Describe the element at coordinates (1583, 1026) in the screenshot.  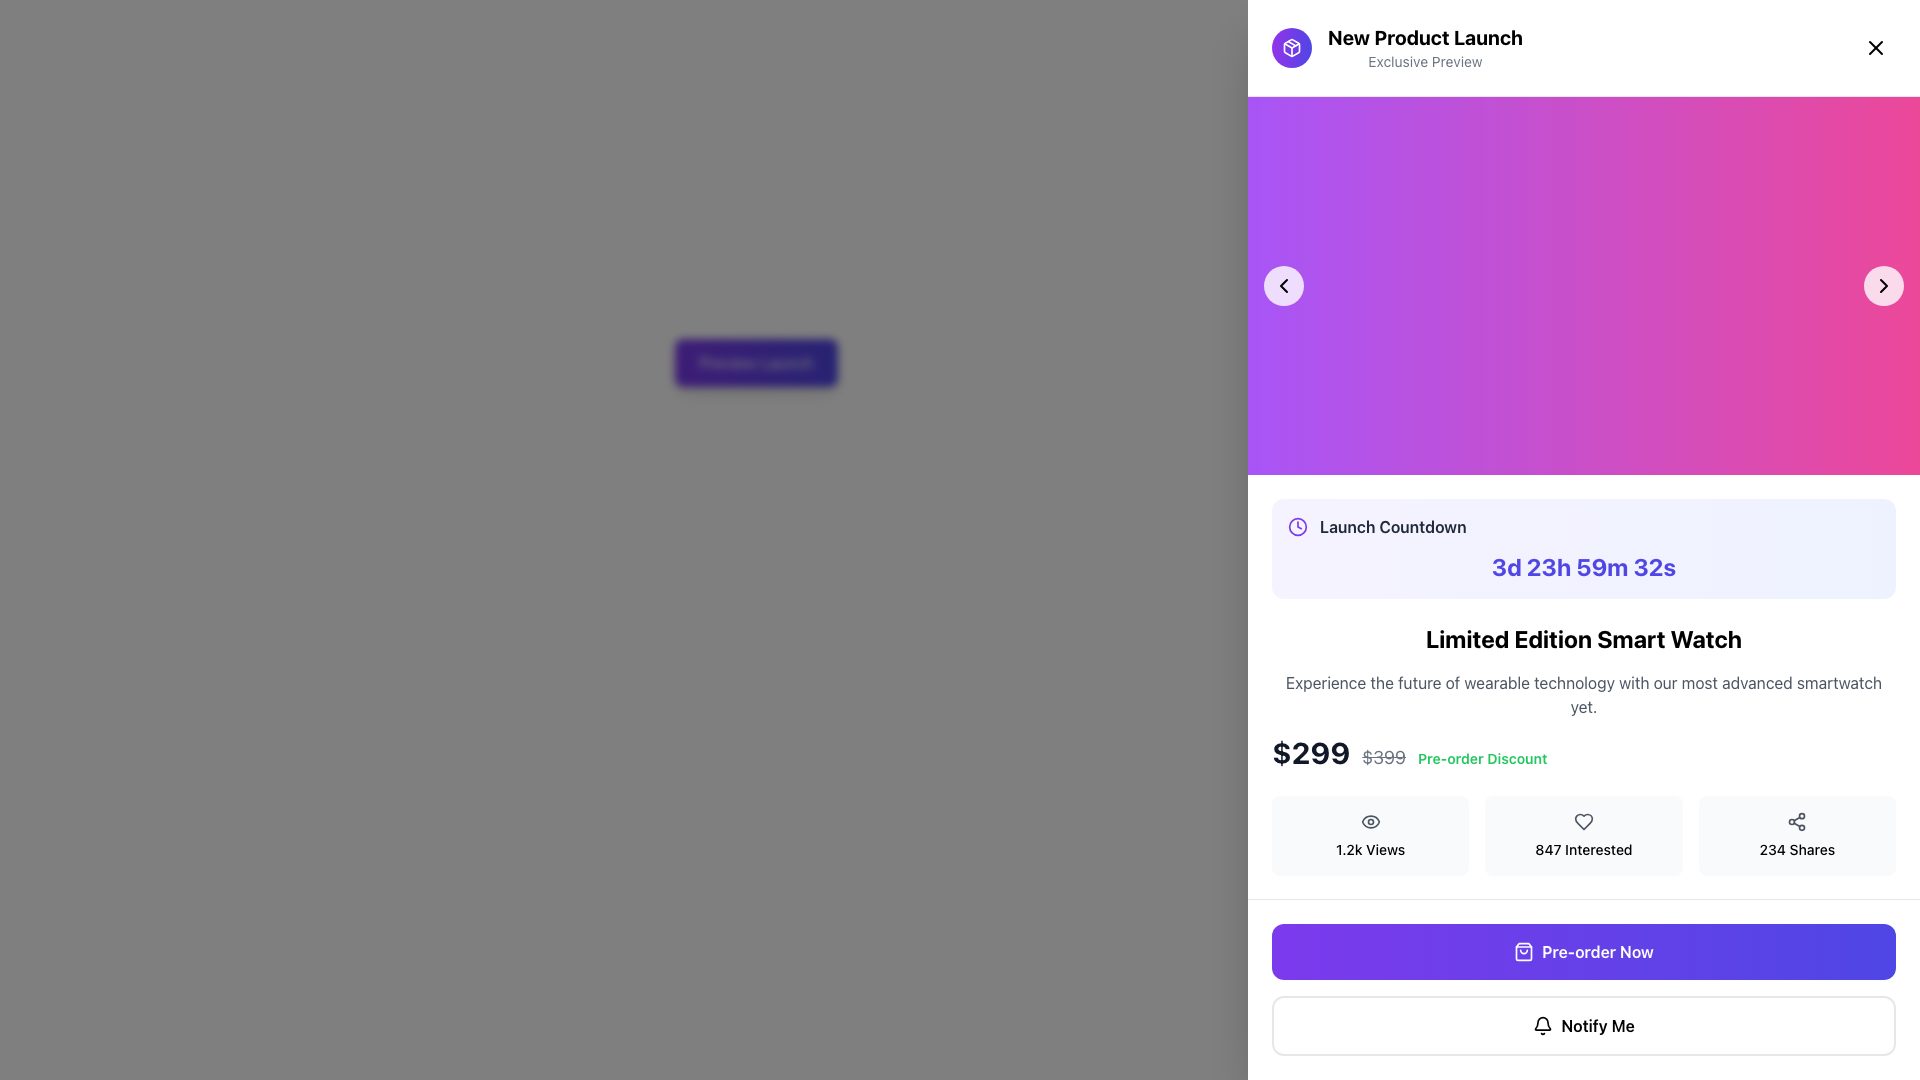
I see `the notifications button located below the 'Pre-order Now' button in the 'Limited Edition Smart Watch' section to observe the hover effect` at that location.